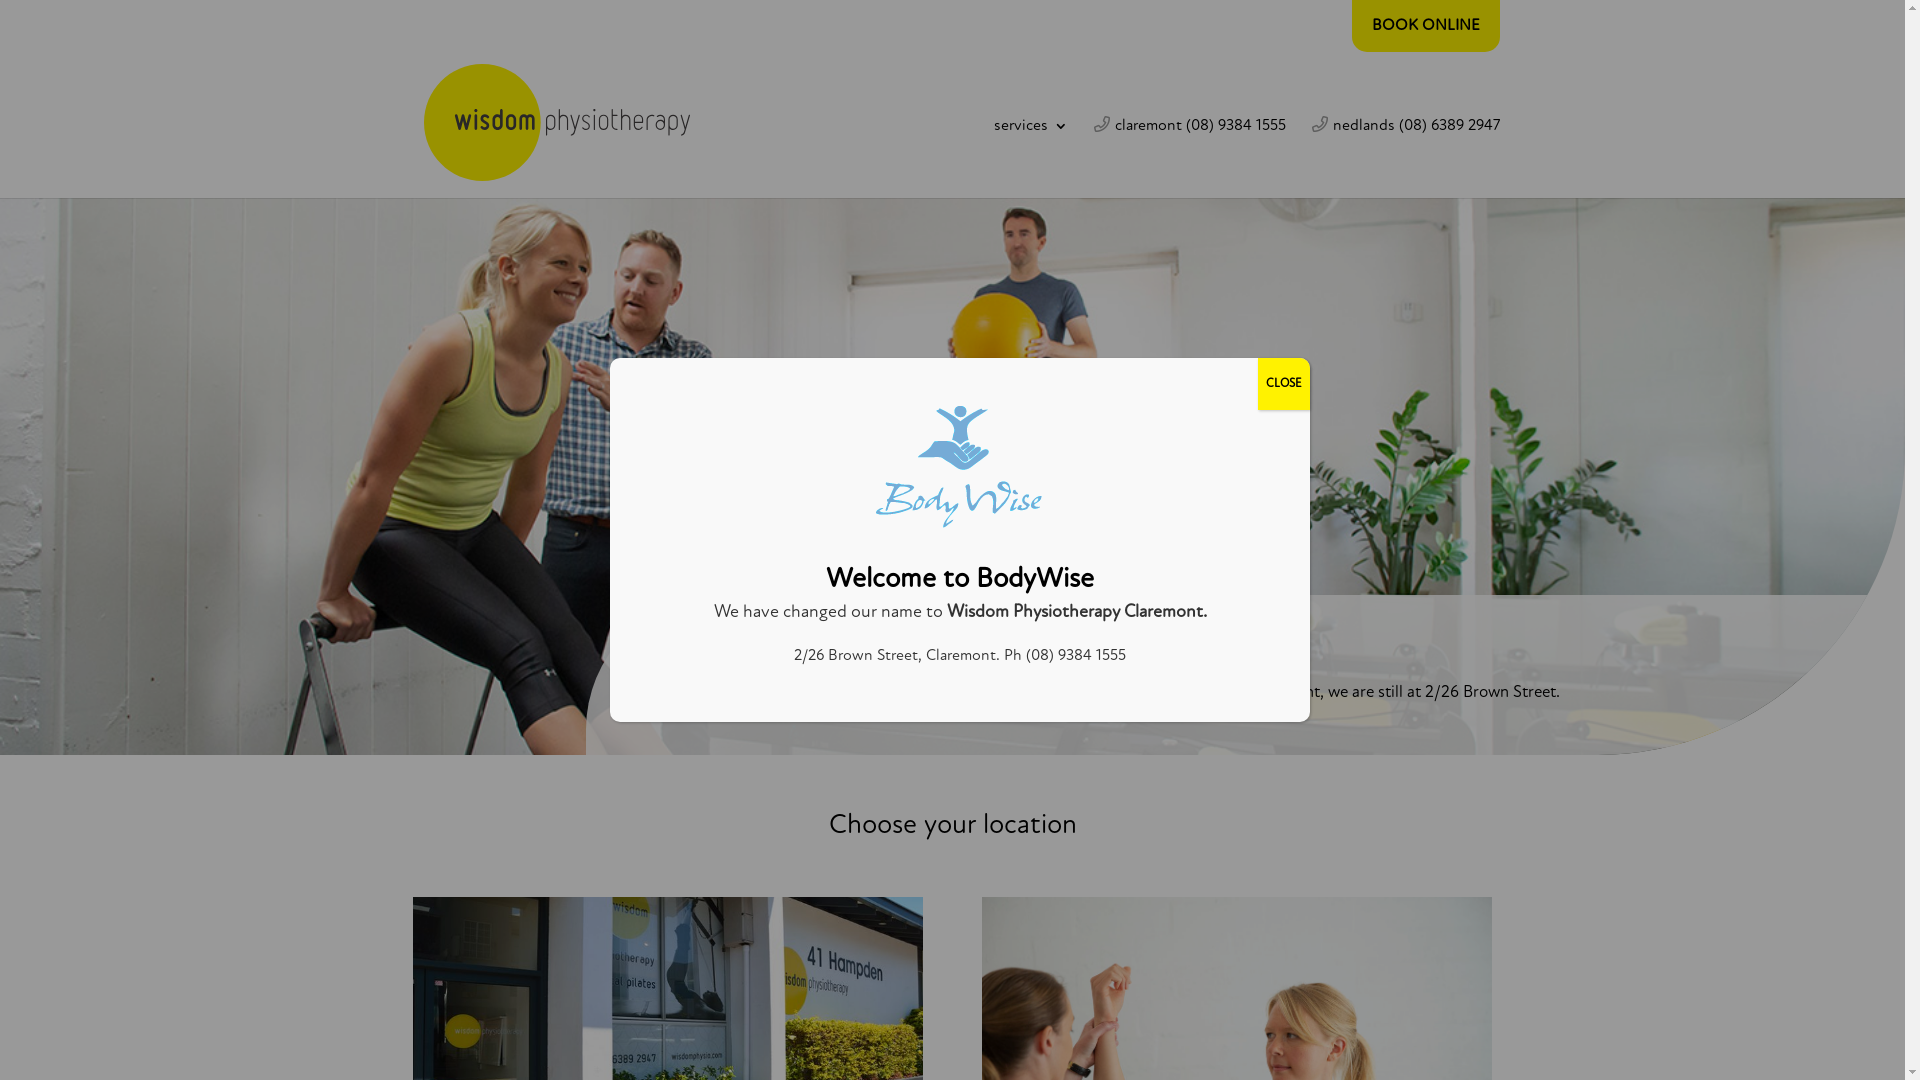 This screenshot has width=1920, height=1080. What do you see at coordinates (1424, 26) in the screenshot?
I see `'BOOK ONLINE'` at bounding box center [1424, 26].